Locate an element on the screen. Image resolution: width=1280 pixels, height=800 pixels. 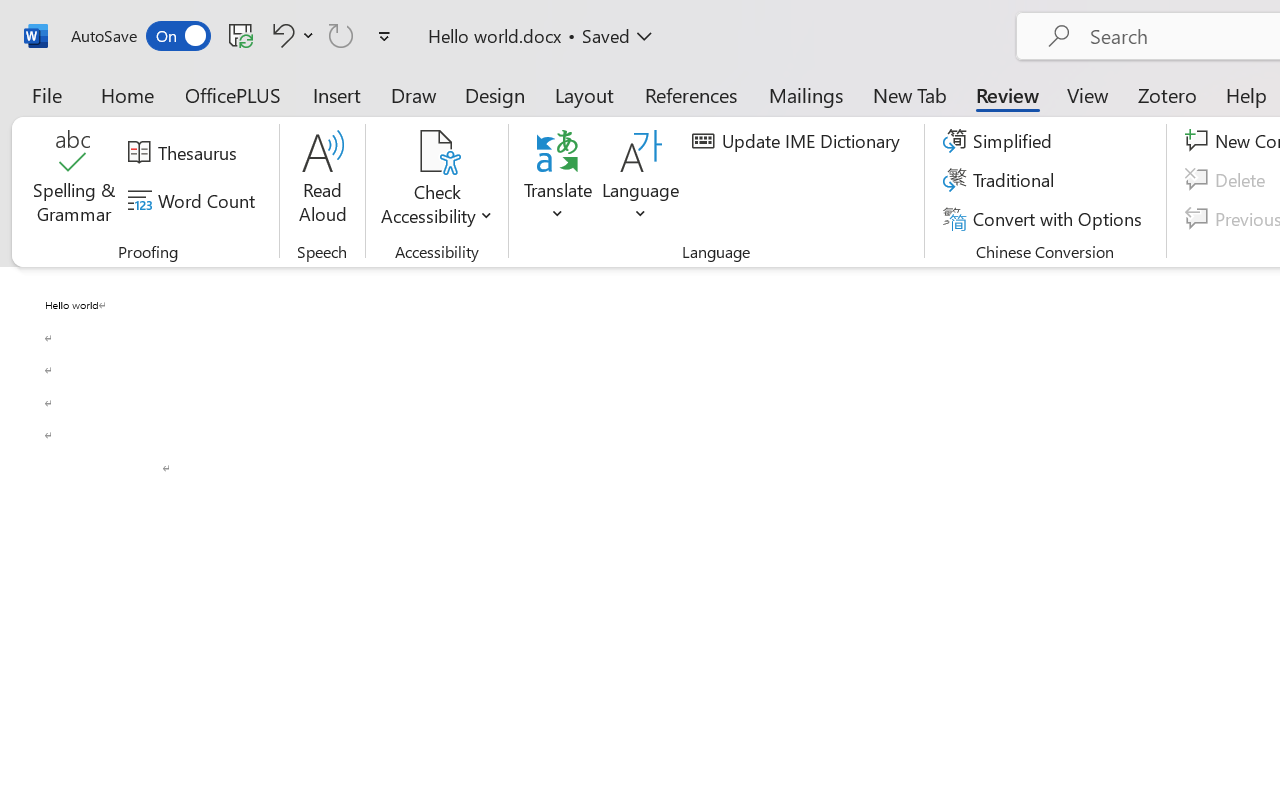
'Spelling & Grammar' is located at coordinates (74, 179).